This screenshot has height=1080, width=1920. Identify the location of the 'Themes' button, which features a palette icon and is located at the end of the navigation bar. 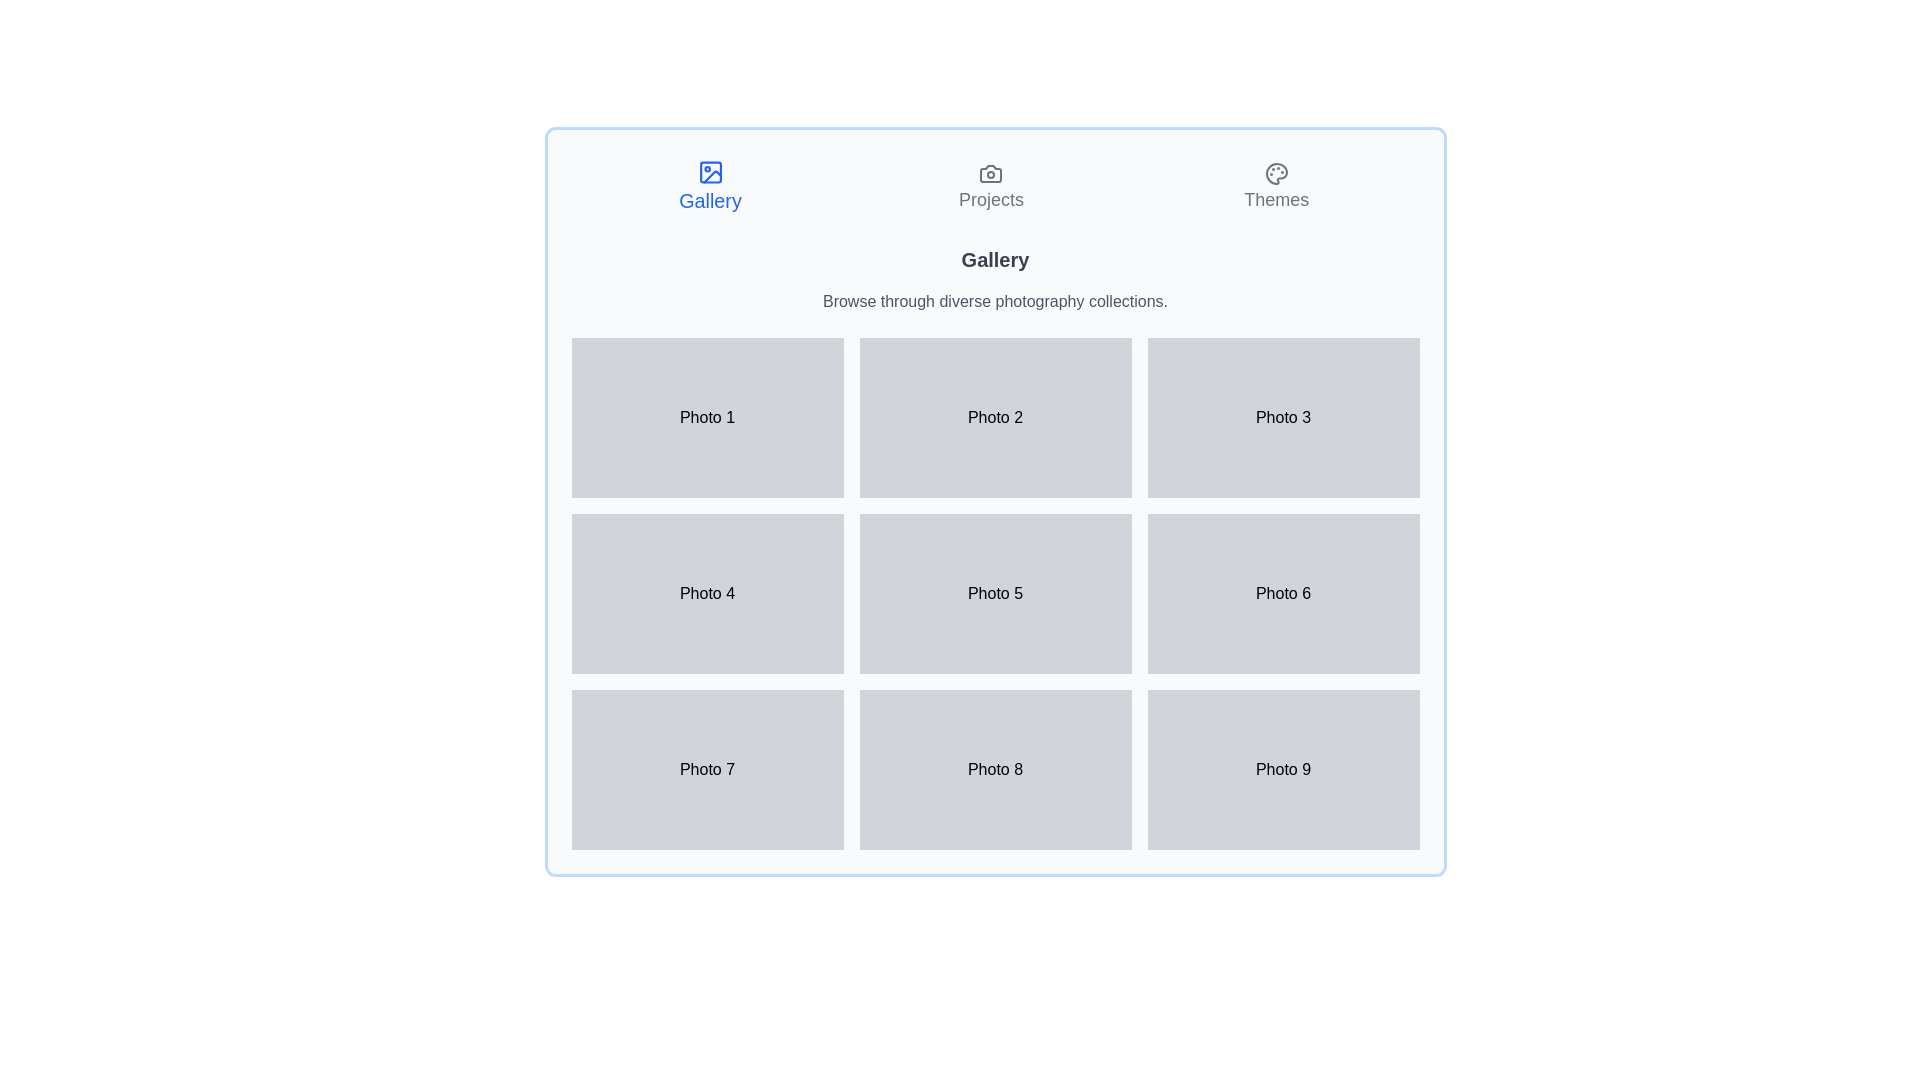
(1275, 188).